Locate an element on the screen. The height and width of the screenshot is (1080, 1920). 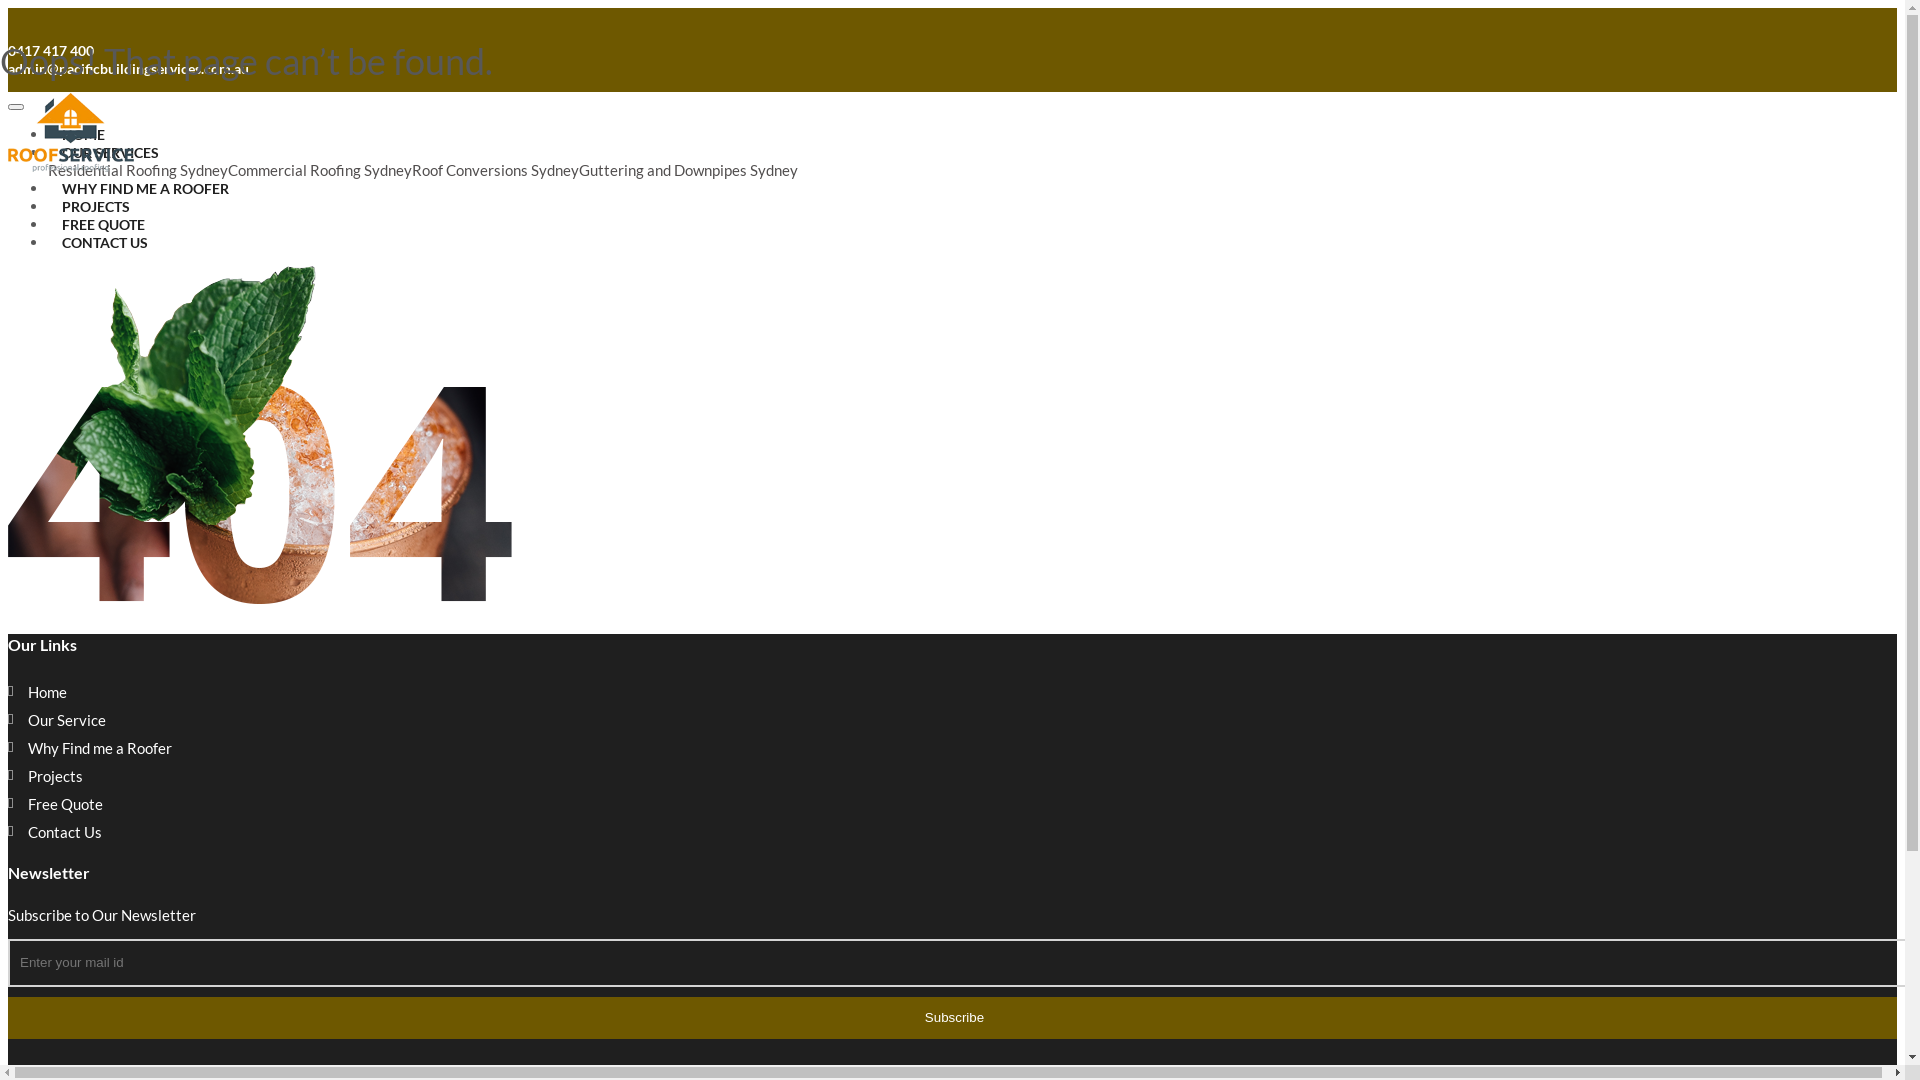
'Guttering and Downpipes Sydney' is located at coordinates (688, 168).